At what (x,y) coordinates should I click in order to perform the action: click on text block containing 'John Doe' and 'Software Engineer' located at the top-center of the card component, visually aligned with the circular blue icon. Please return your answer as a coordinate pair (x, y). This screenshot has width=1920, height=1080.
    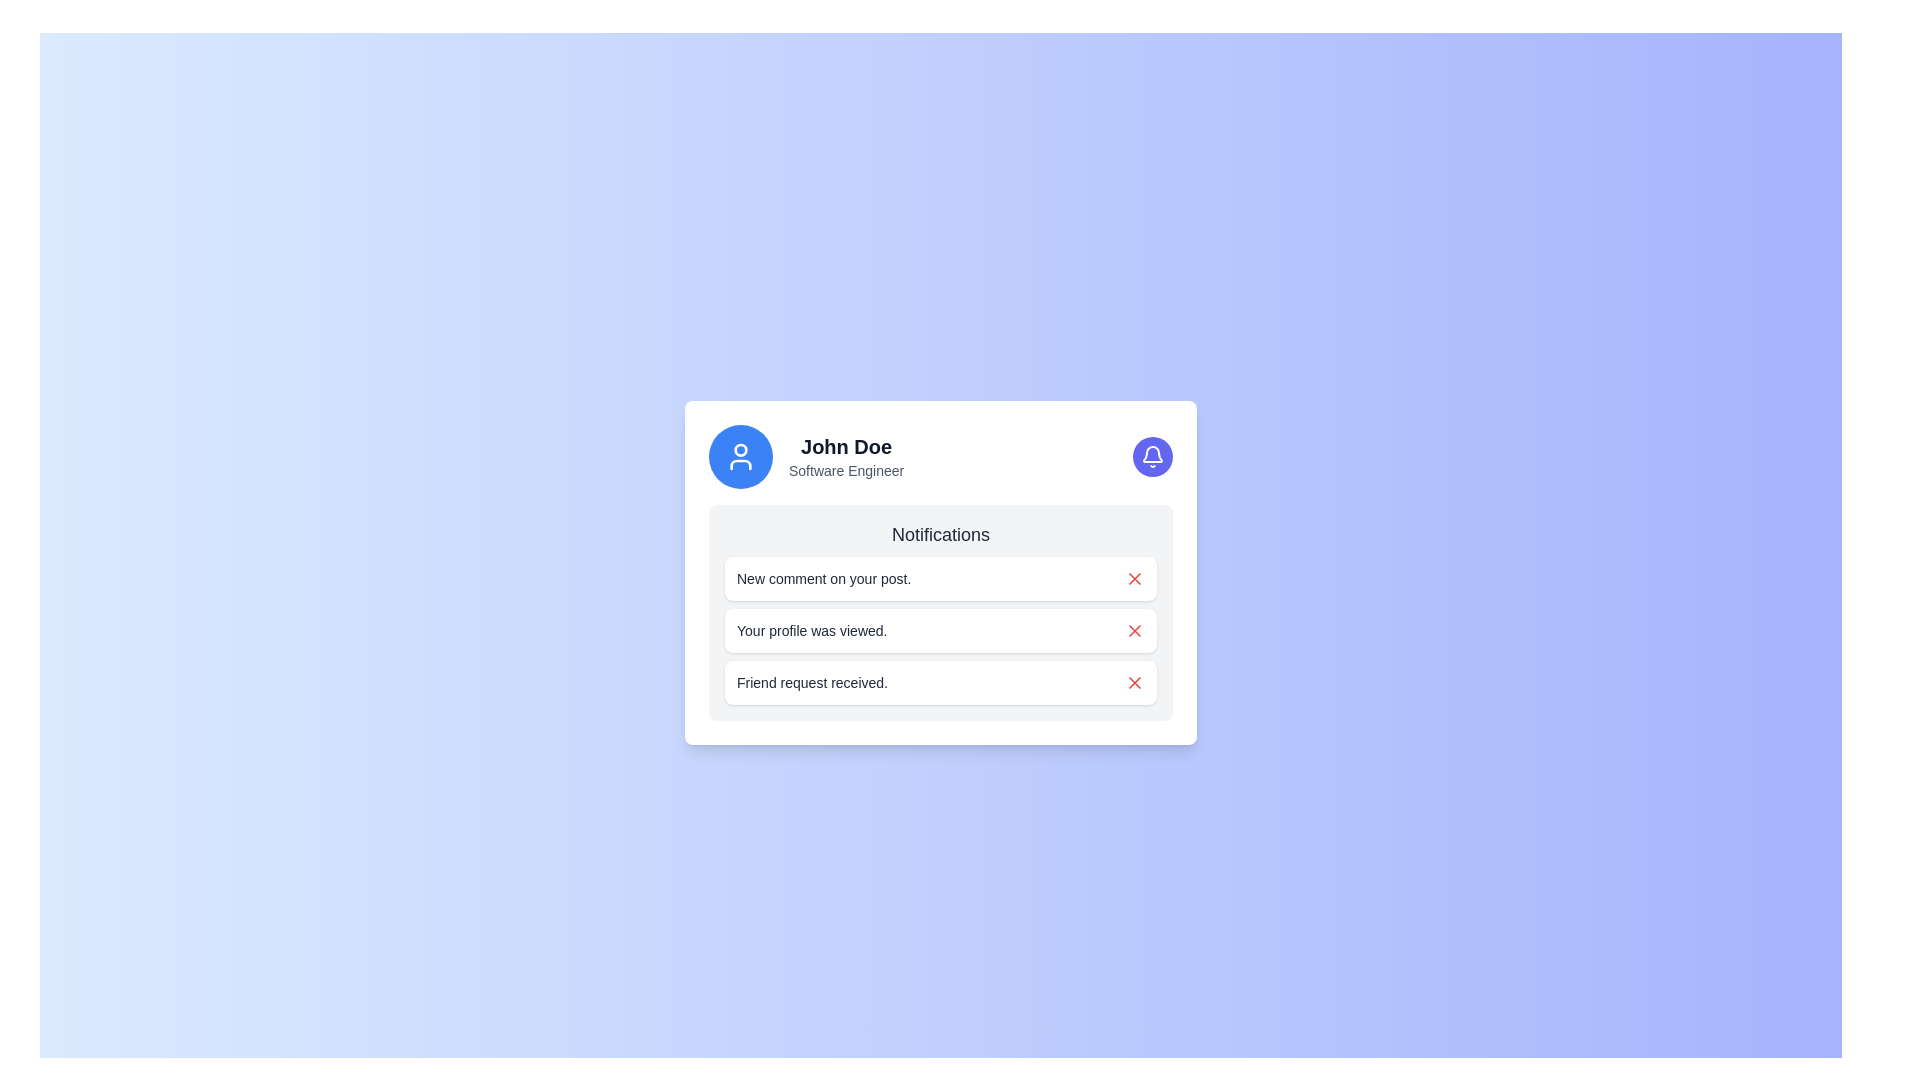
    Looking at the image, I should click on (846, 456).